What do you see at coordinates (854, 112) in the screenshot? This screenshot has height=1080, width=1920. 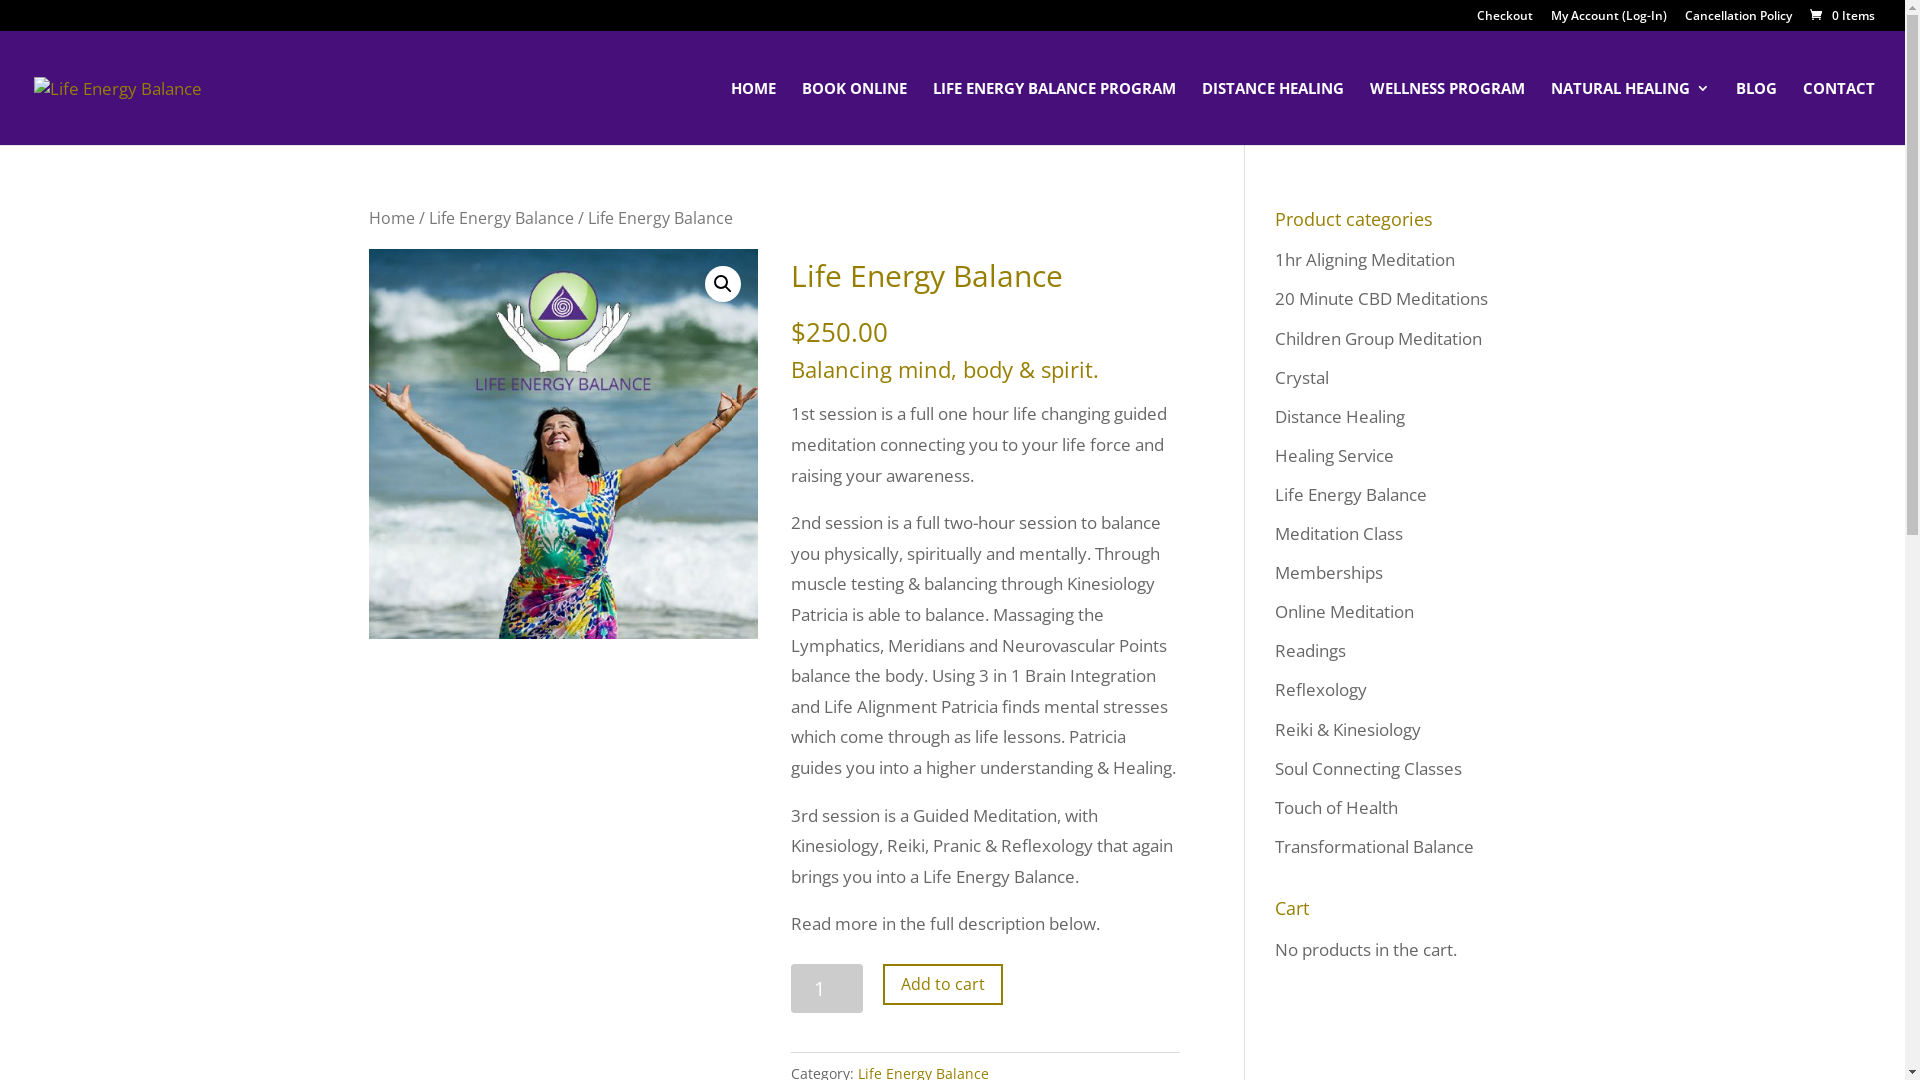 I see `'BOOK ONLINE'` at bounding box center [854, 112].